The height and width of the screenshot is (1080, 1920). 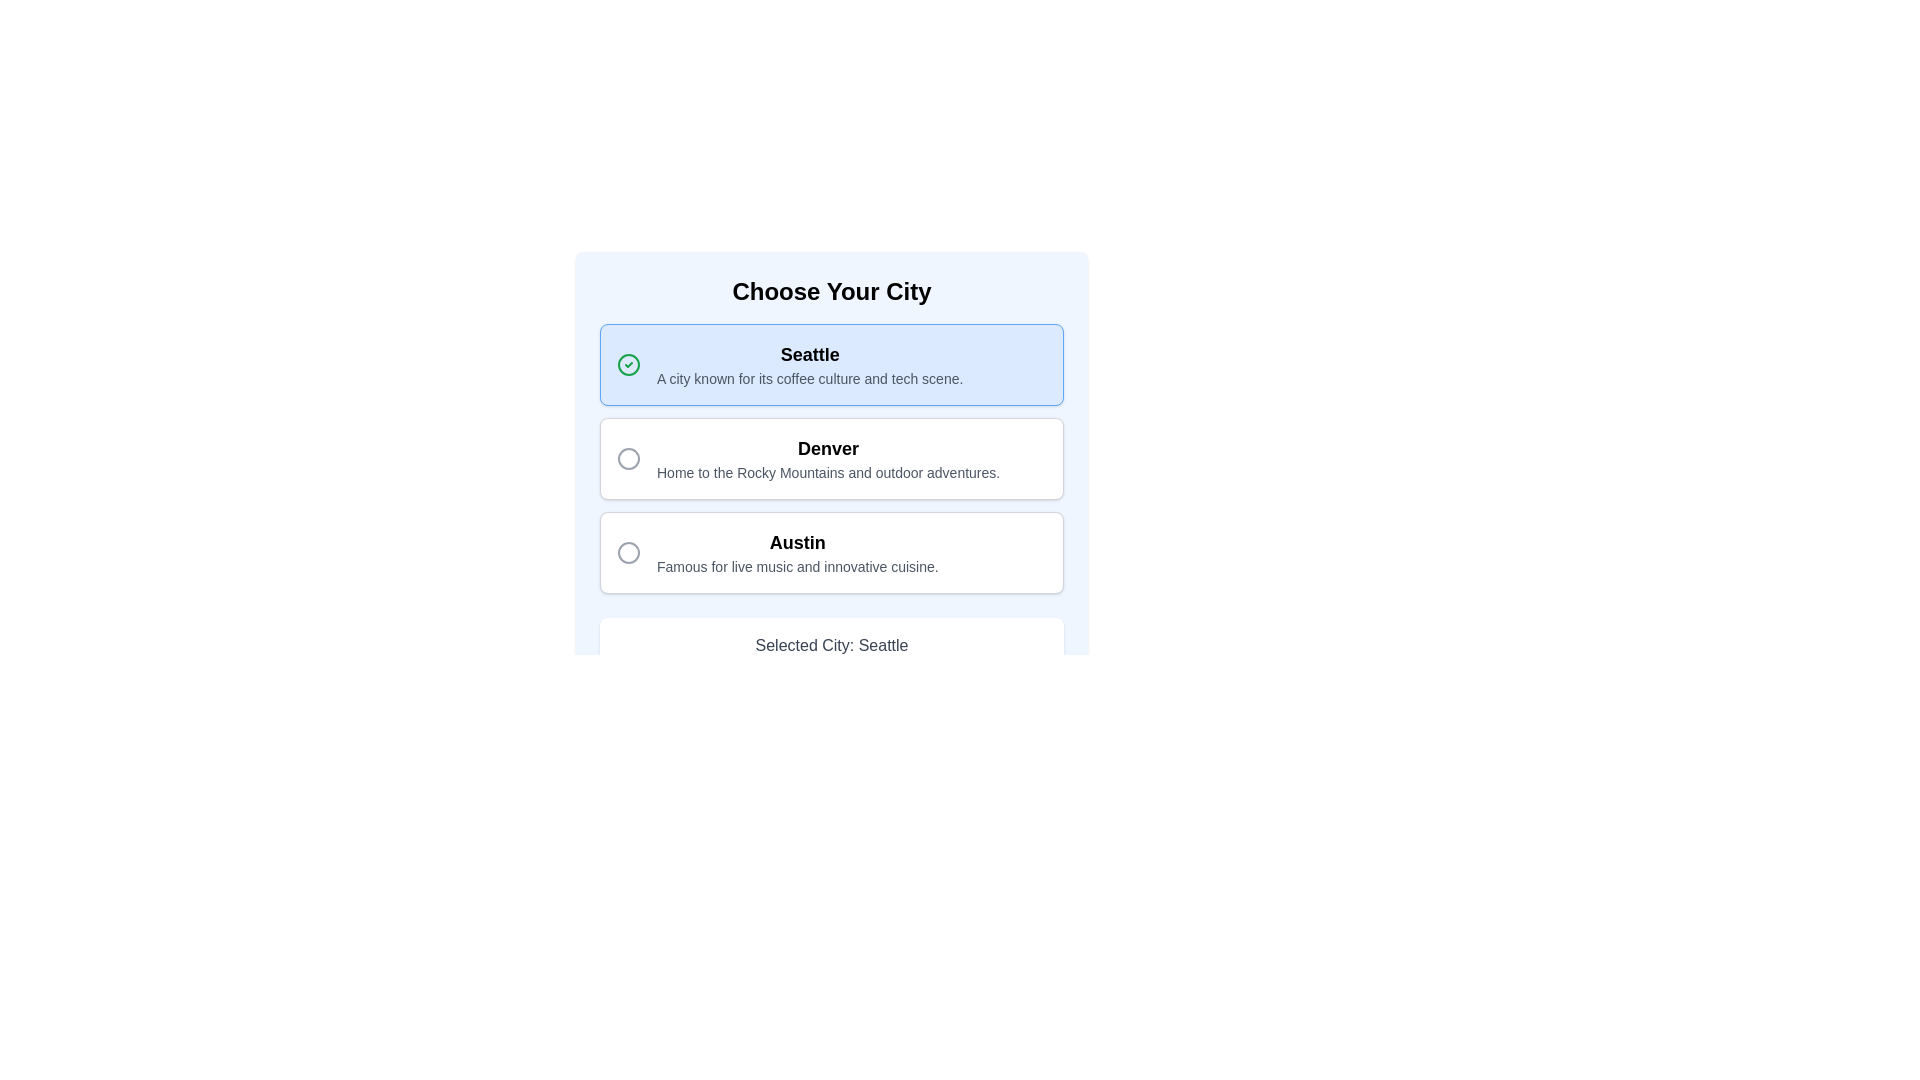 I want to click on the circular icon with a green outline and a check mark in the center located on the left side of the 'Seattle' option card, so click(x=627, y=365).